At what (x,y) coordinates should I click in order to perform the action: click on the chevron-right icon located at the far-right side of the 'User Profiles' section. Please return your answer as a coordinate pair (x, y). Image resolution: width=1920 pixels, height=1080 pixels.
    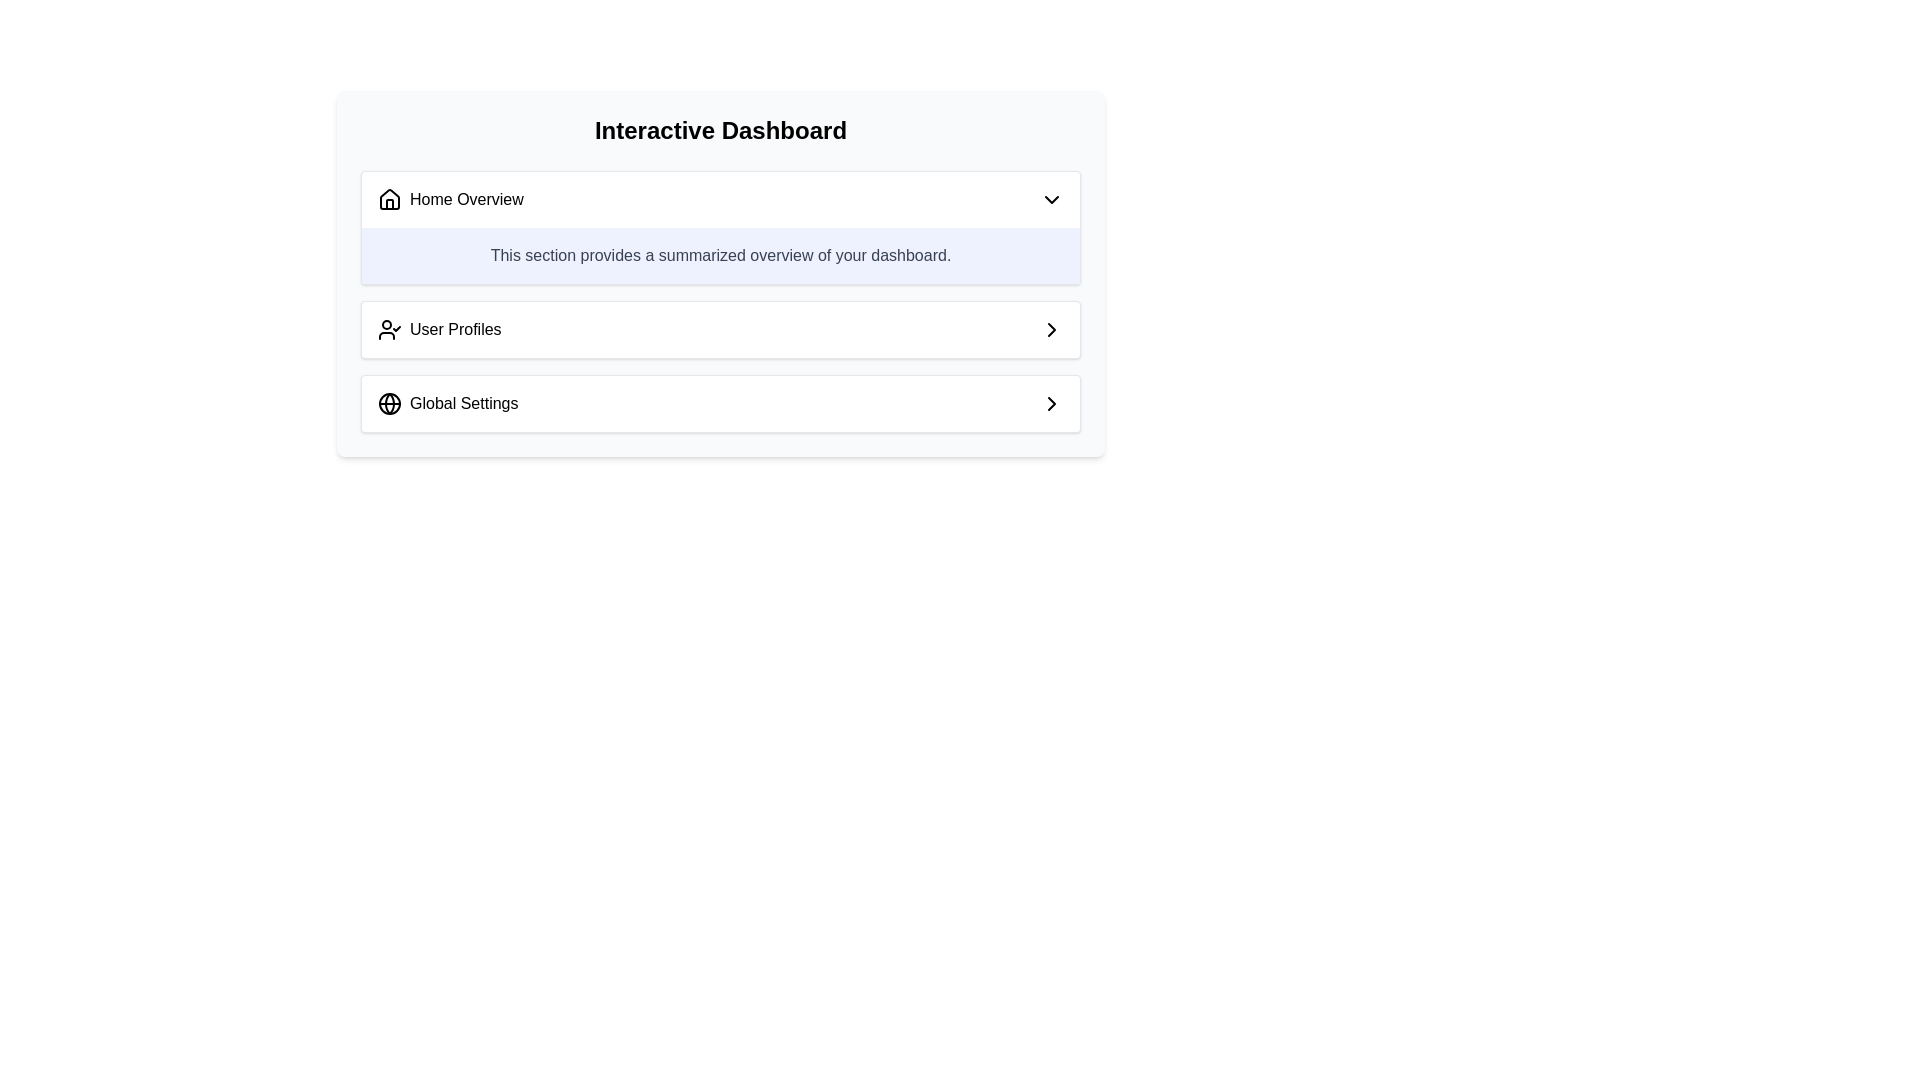
    Looking at the image, I should click on (1050, 329).